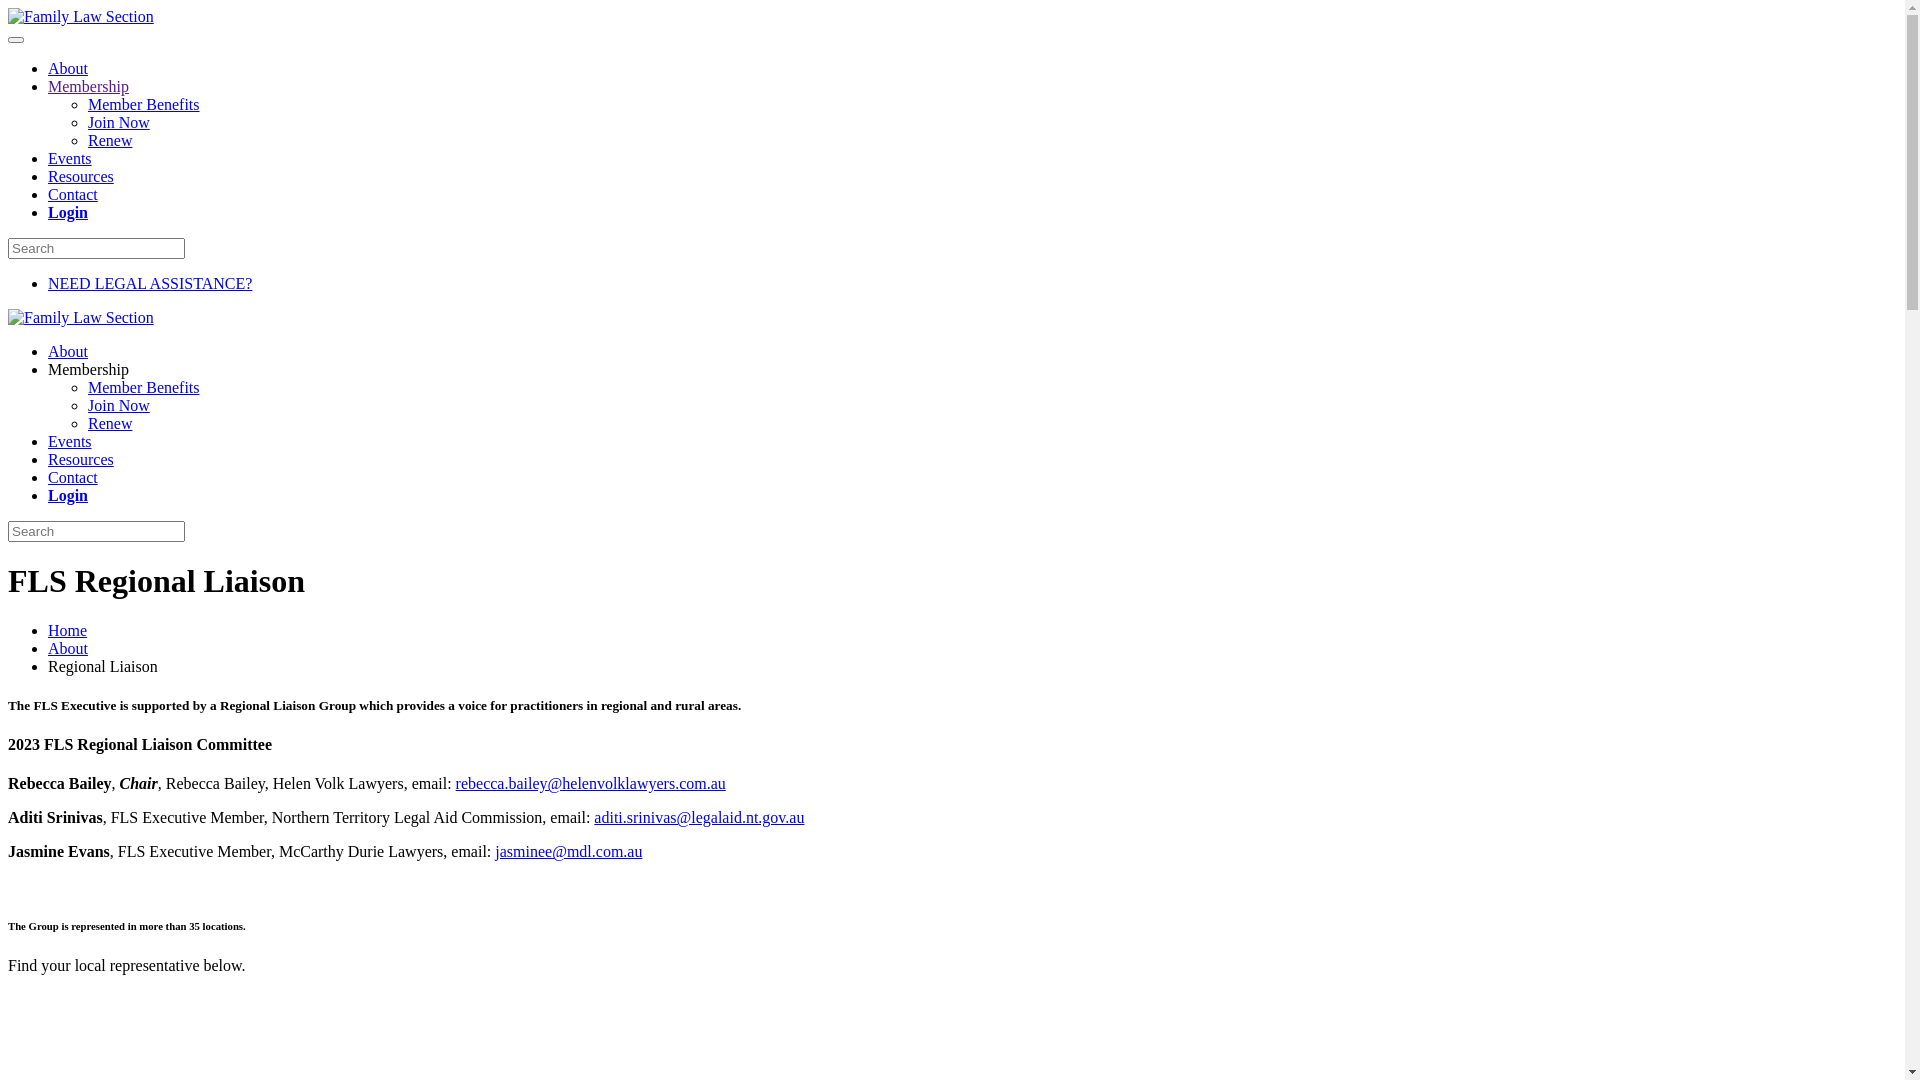  I want to click on 'Events', so click(48, 440).